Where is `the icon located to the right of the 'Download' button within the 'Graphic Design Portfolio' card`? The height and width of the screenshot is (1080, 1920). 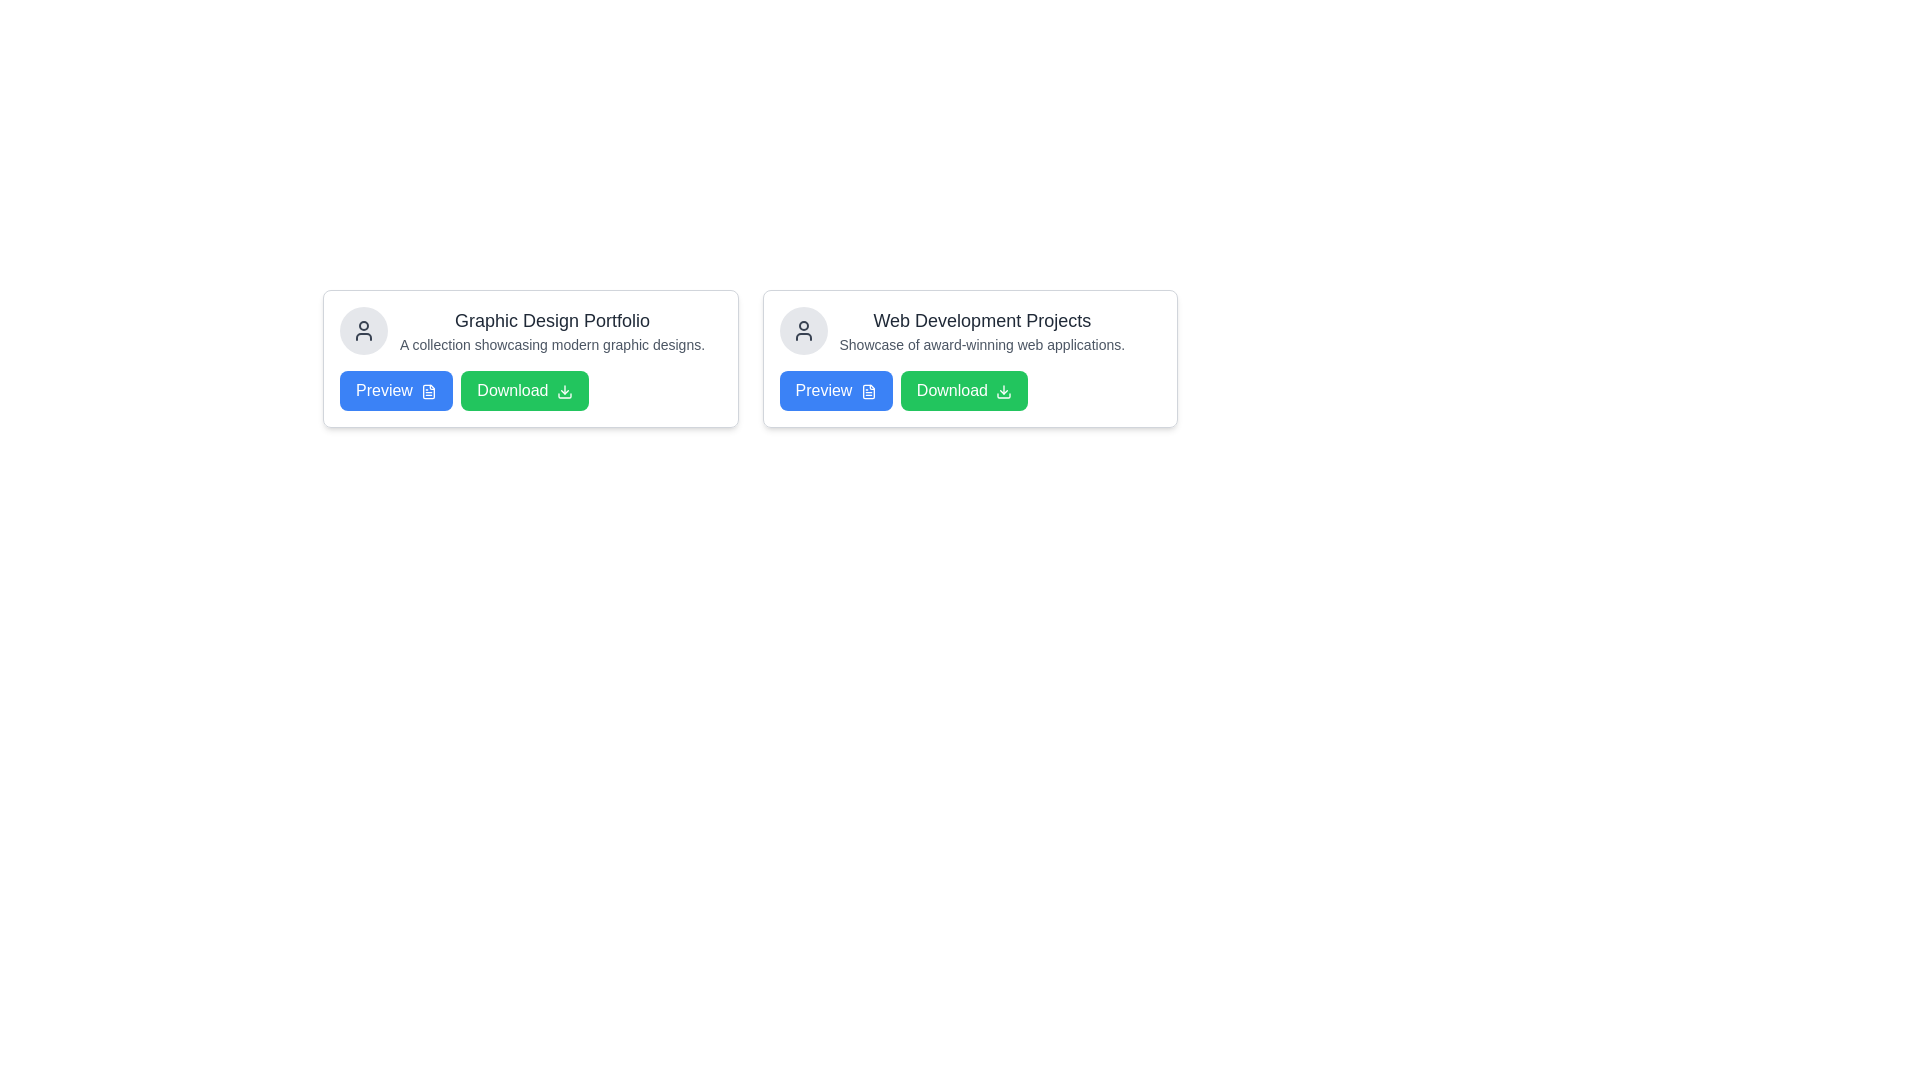
the icon located to the right of the 'Download' button within the 'Graphic Design Portfolio' card is located at coordinates (564, 391).